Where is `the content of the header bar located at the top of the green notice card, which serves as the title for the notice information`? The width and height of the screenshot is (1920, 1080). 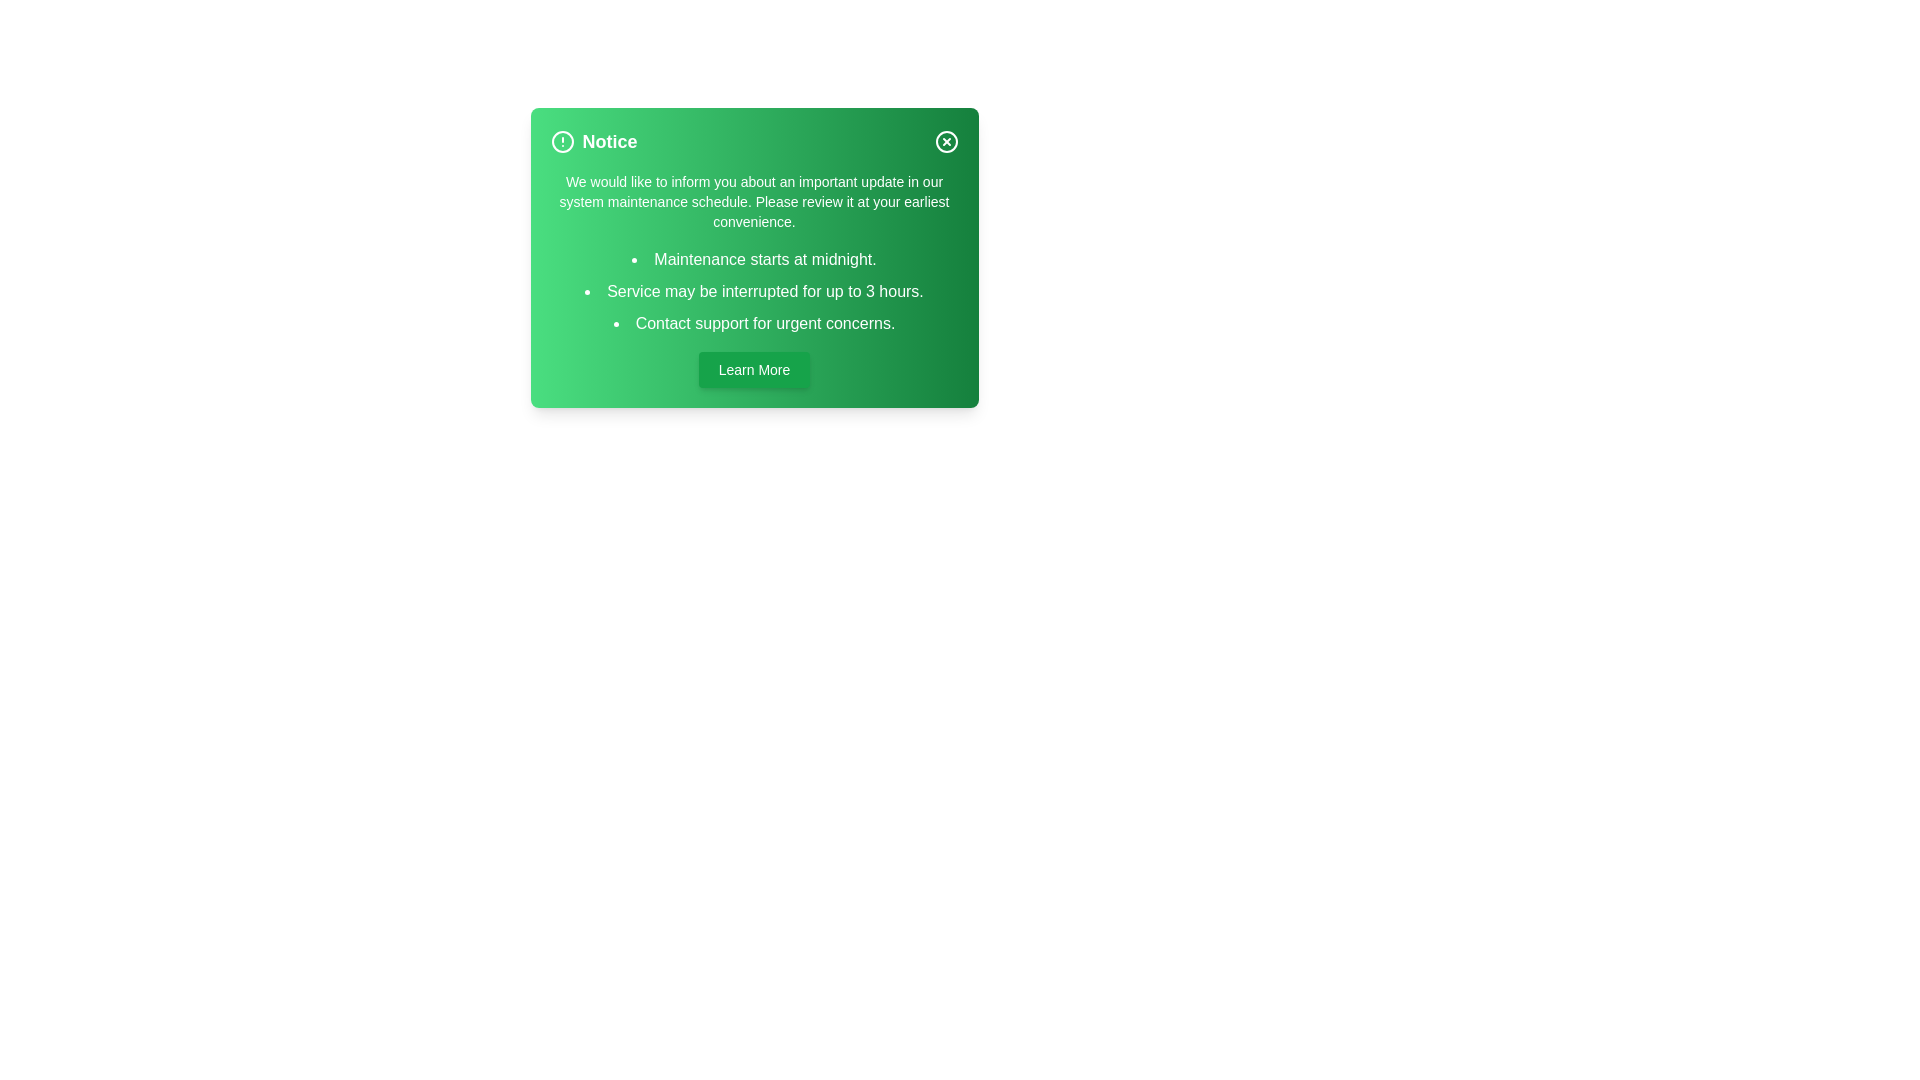
the content of the header bar located at the top of the green notice card, which serves as the title for the notice information is located at coordinates (753, 141).